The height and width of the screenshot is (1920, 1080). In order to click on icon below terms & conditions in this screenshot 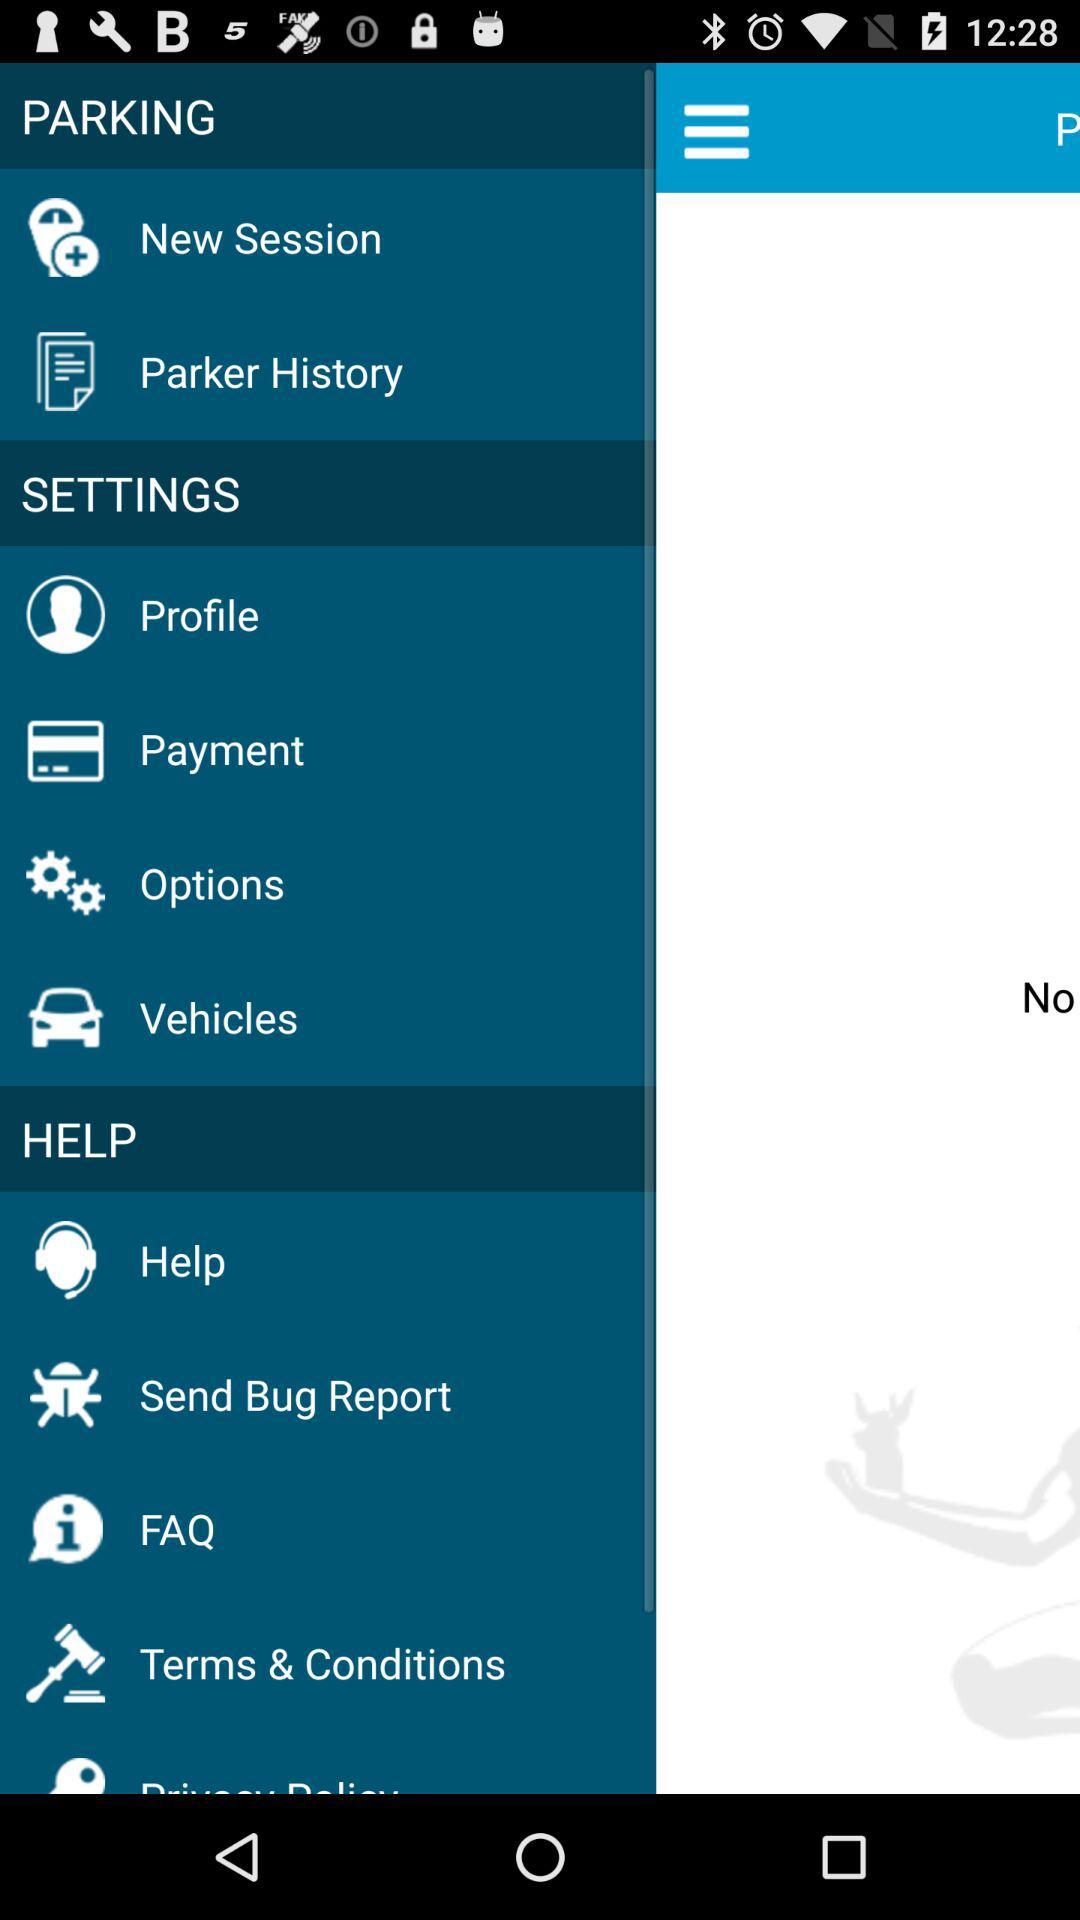, I will do `click(268, 1770)`.